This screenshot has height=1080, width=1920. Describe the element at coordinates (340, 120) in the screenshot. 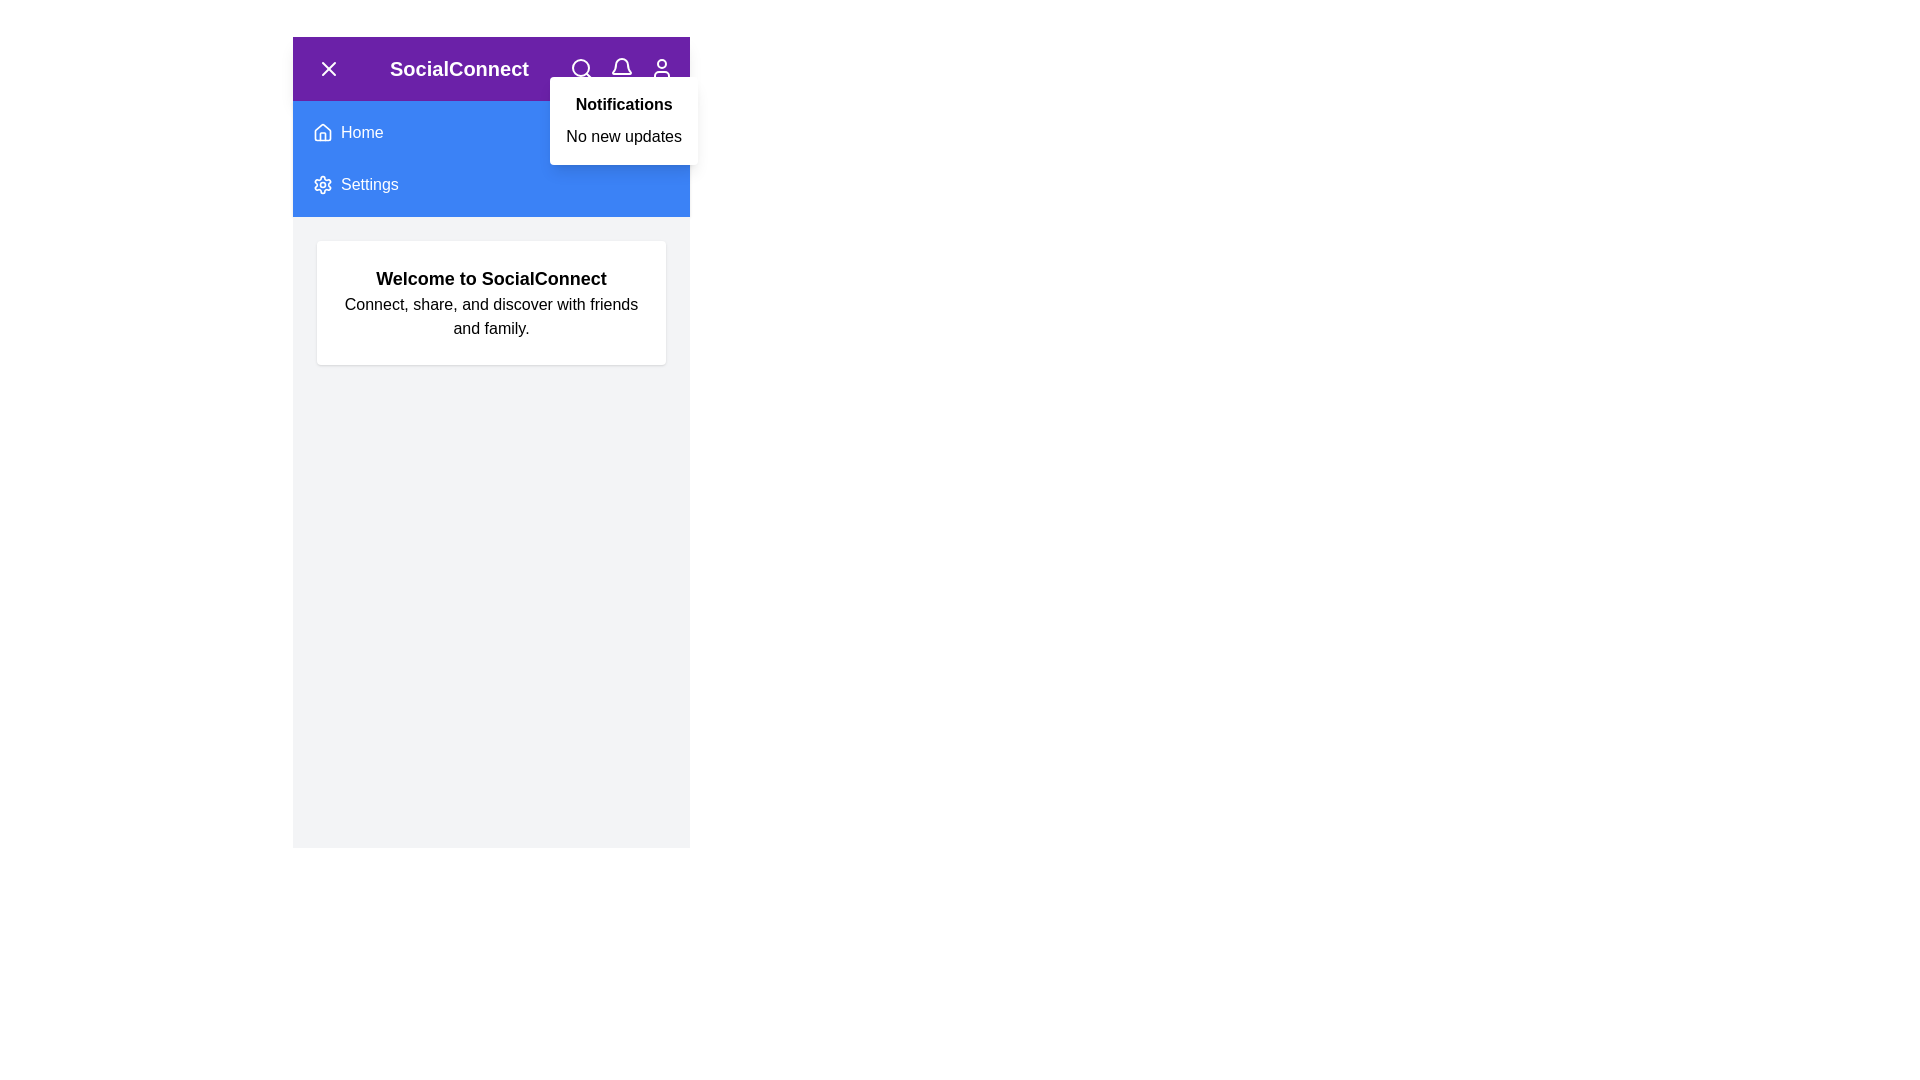

I see `the 'Home' button to navigate to the 'Home' section` at that location.